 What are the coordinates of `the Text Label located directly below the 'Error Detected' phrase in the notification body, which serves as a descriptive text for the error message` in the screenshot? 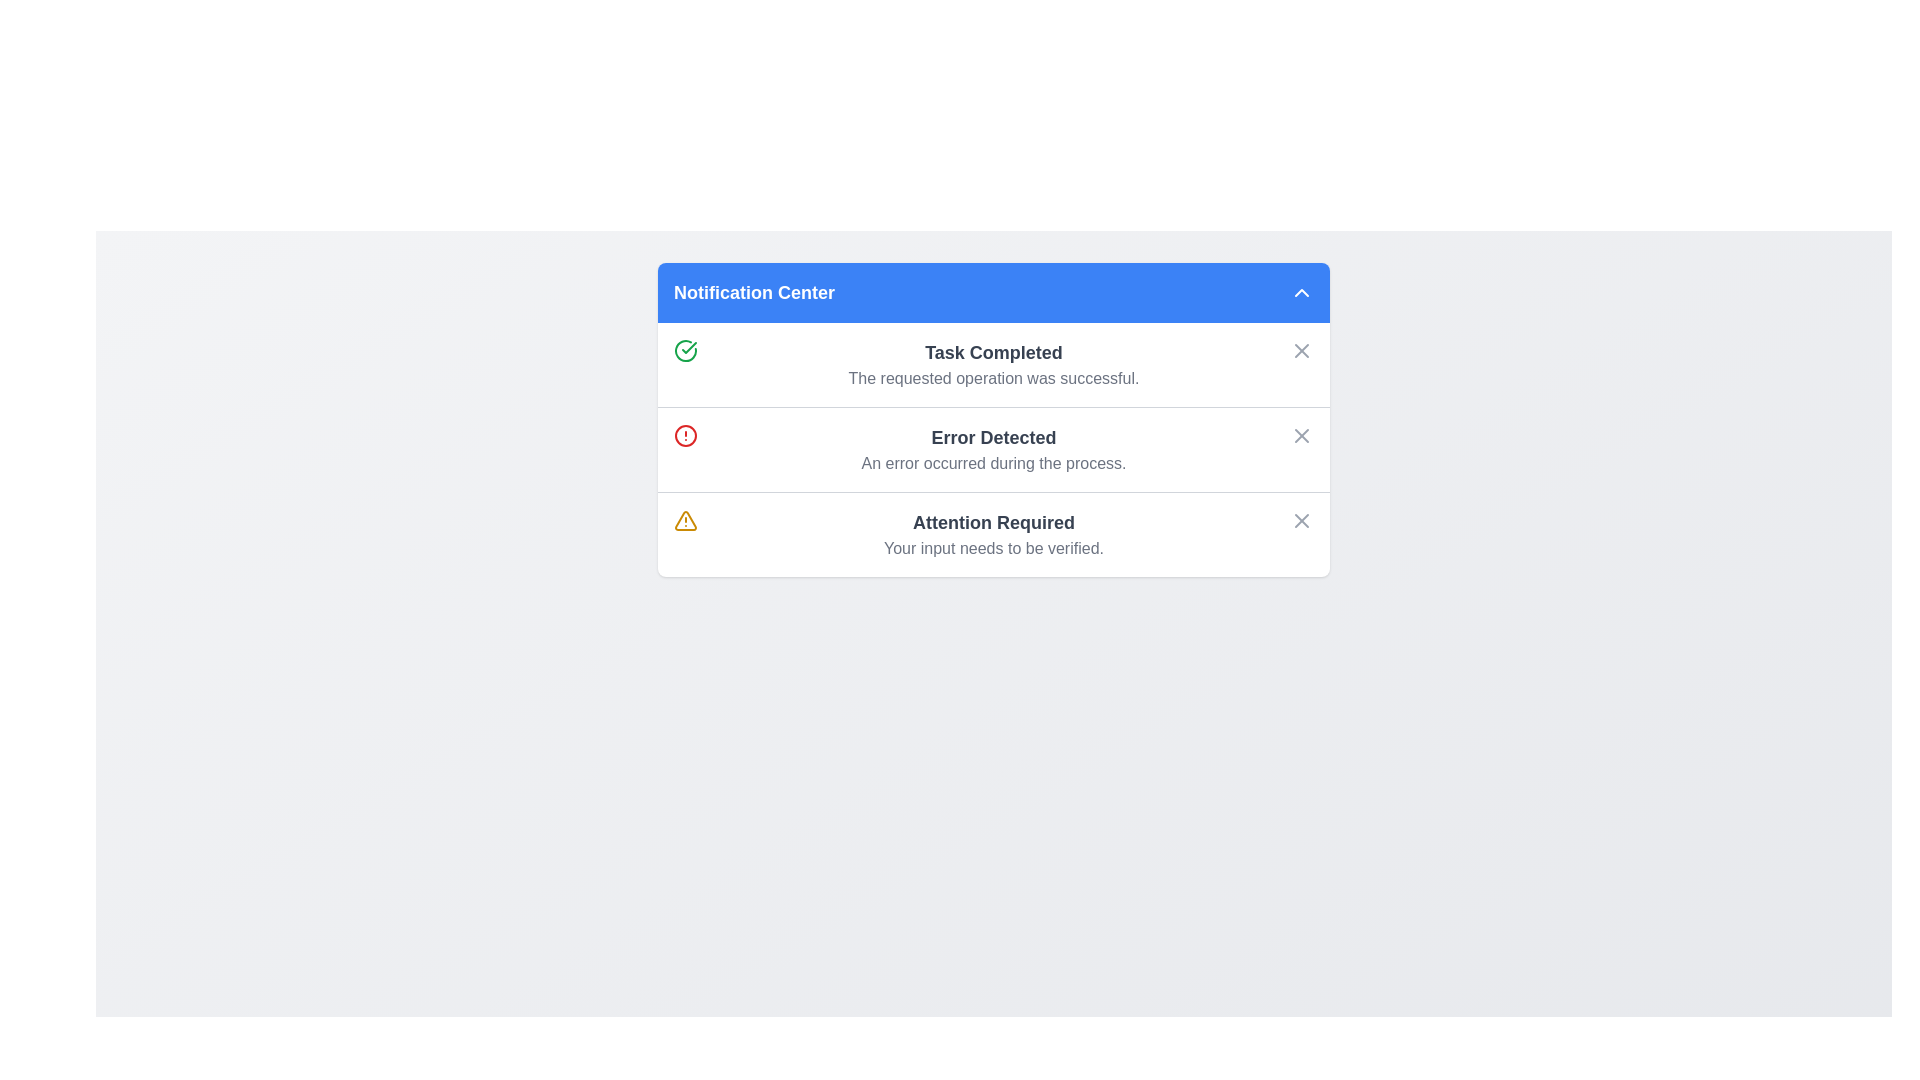 It's located at (993, 463).